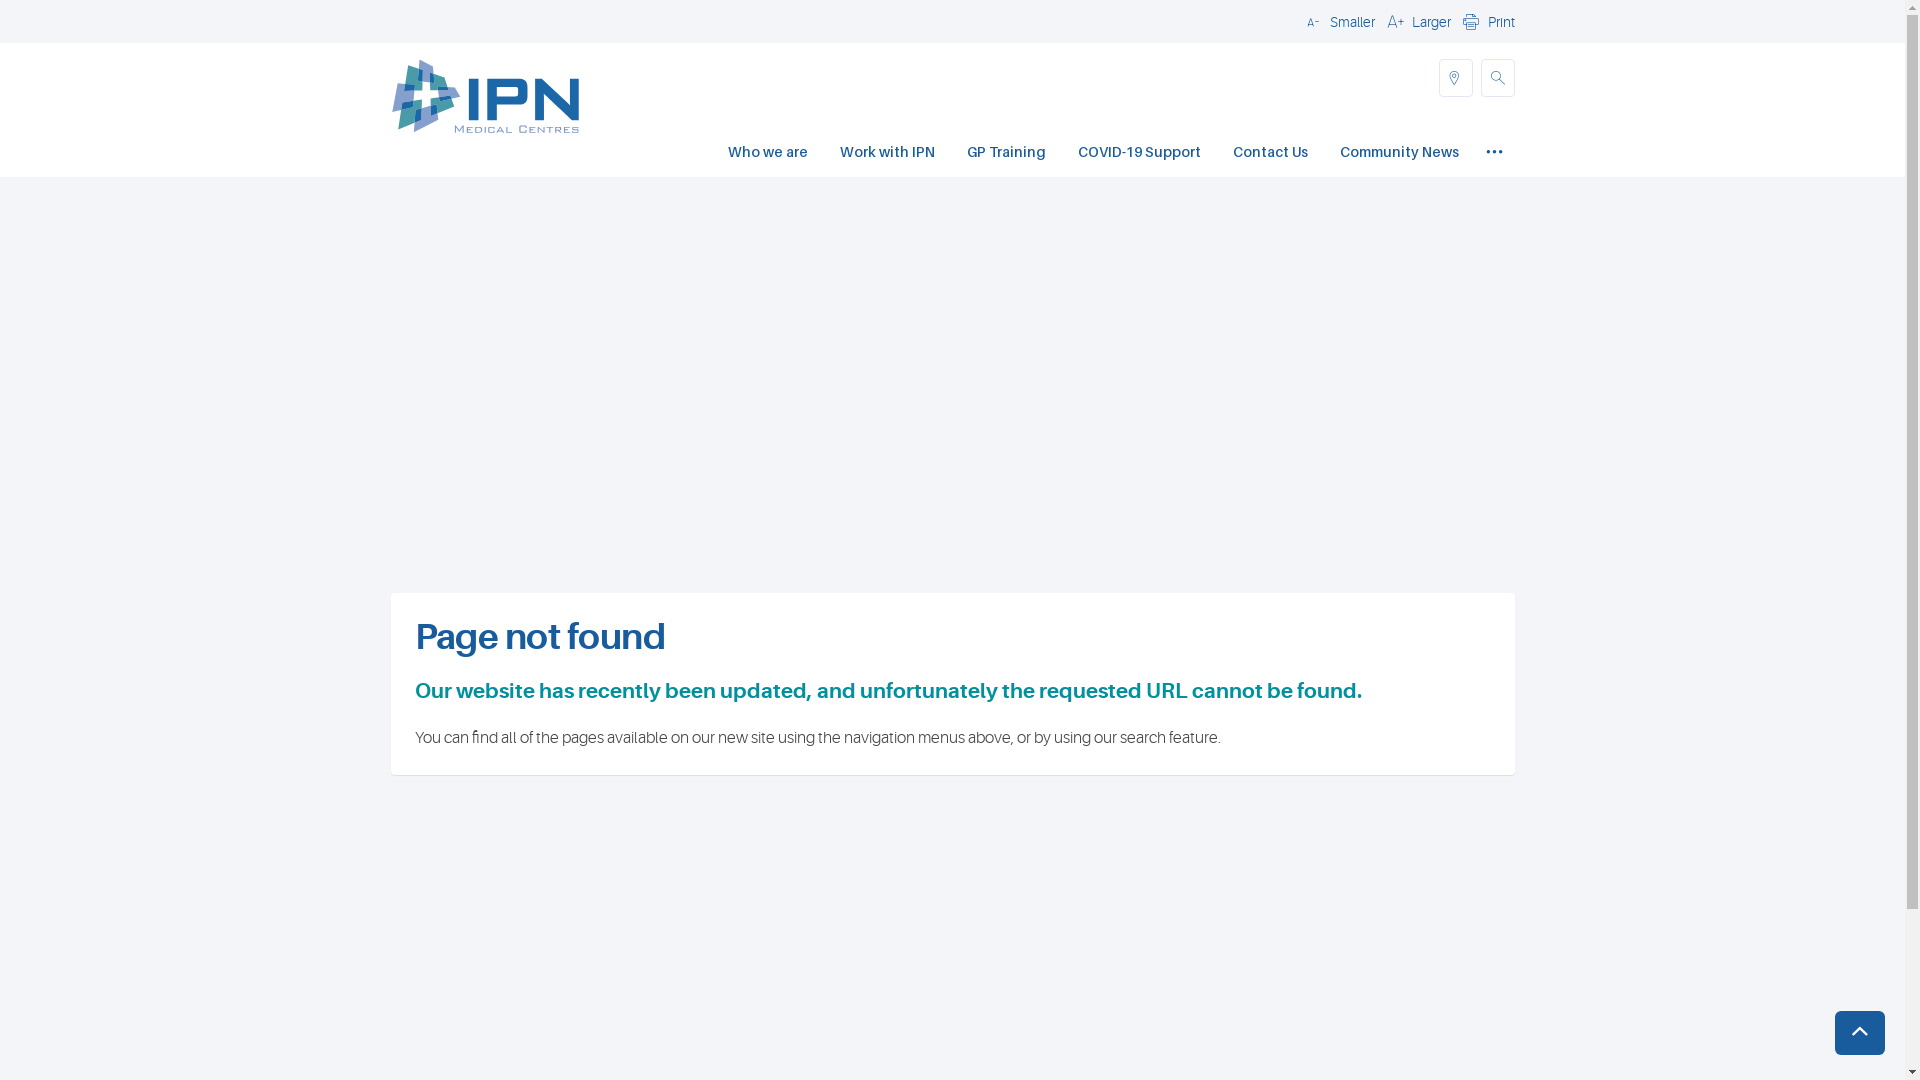  What do you see at coordinates (1077, 153) in the screenshot?
I see `'COVID-19 Support'` at bounding box center [1077, 153].